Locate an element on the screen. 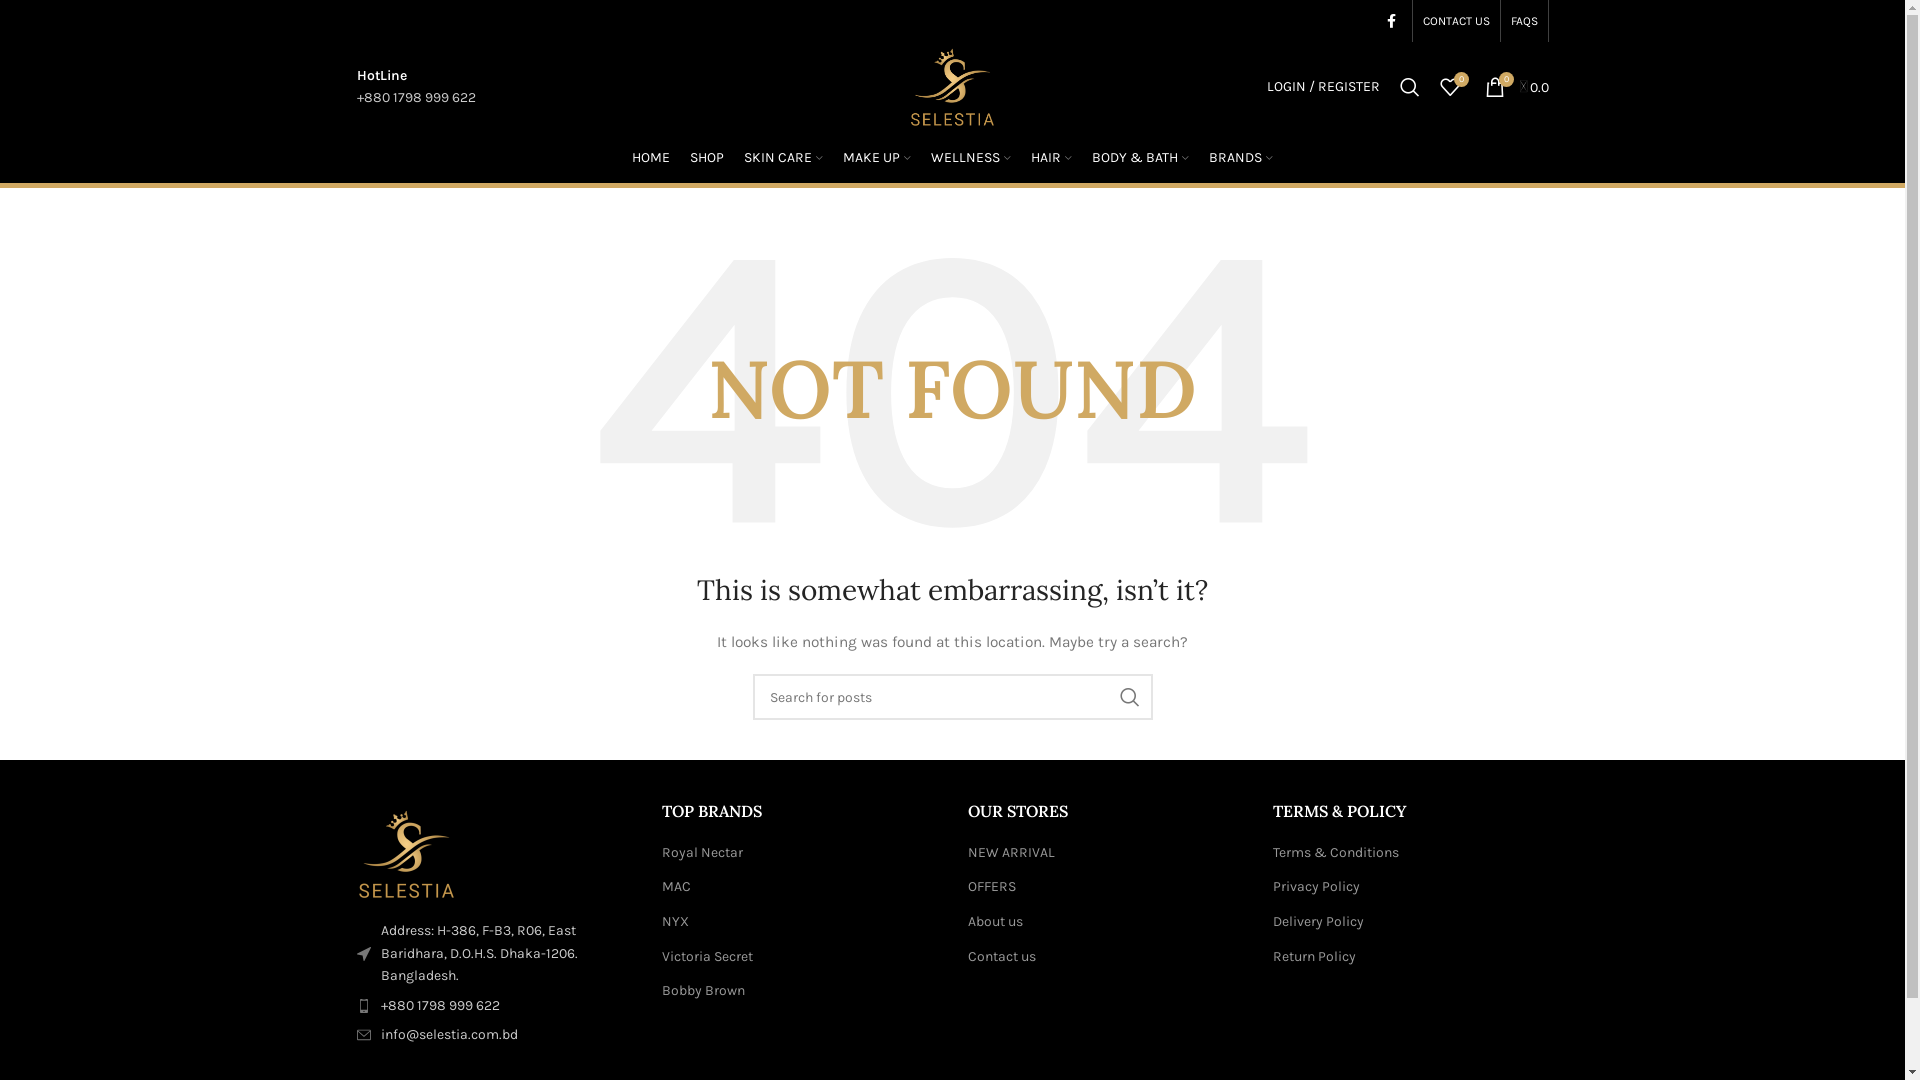 The image size is (1920, 1080). 'BODY & BATH' is located at coordinates (1140, 157).